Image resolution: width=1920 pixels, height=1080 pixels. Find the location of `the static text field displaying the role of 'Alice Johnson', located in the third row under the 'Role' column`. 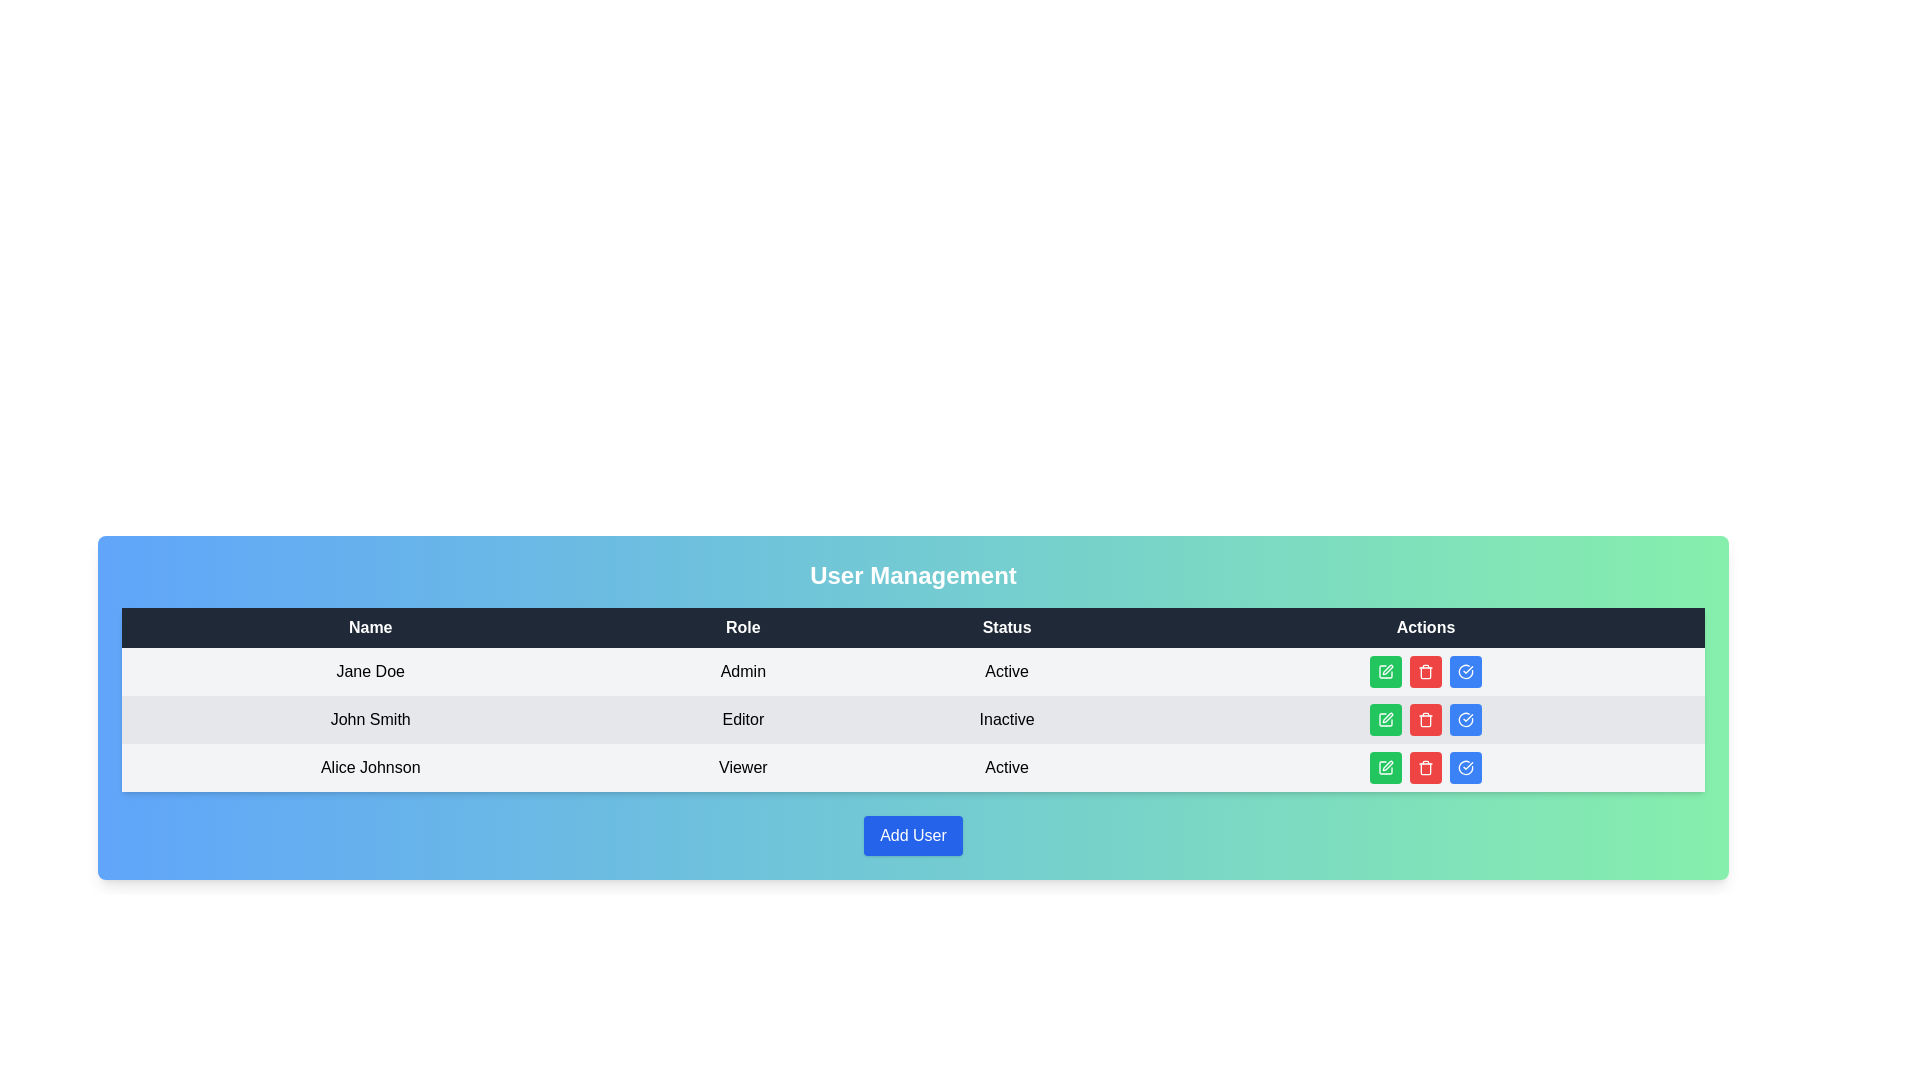

the static text field displaying the role of 'Alice Johnson', located in the third row under the 'Role' column is located at coordinates (742, 766).